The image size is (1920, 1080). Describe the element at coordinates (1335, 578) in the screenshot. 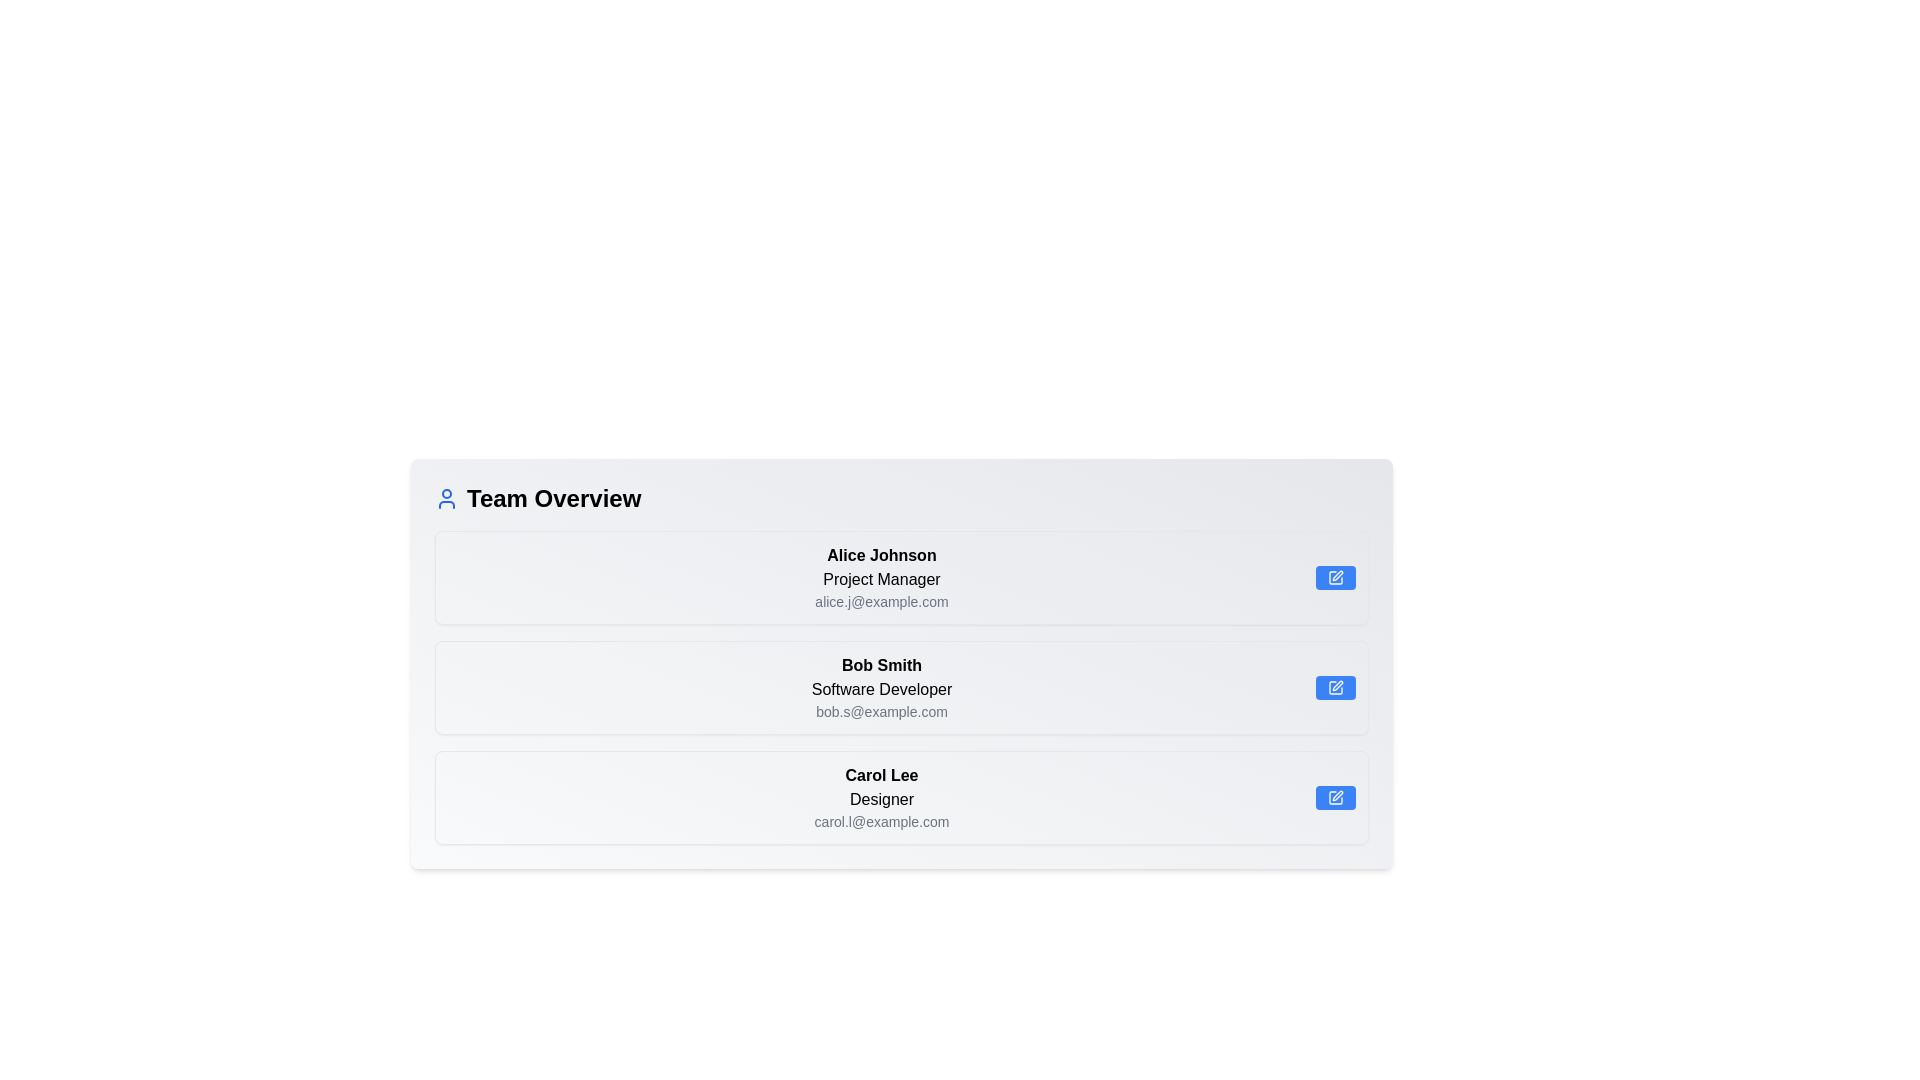

I see `the edit button located in the top-right corner of the card displaying details for 'Alice Johnson'` at that location.